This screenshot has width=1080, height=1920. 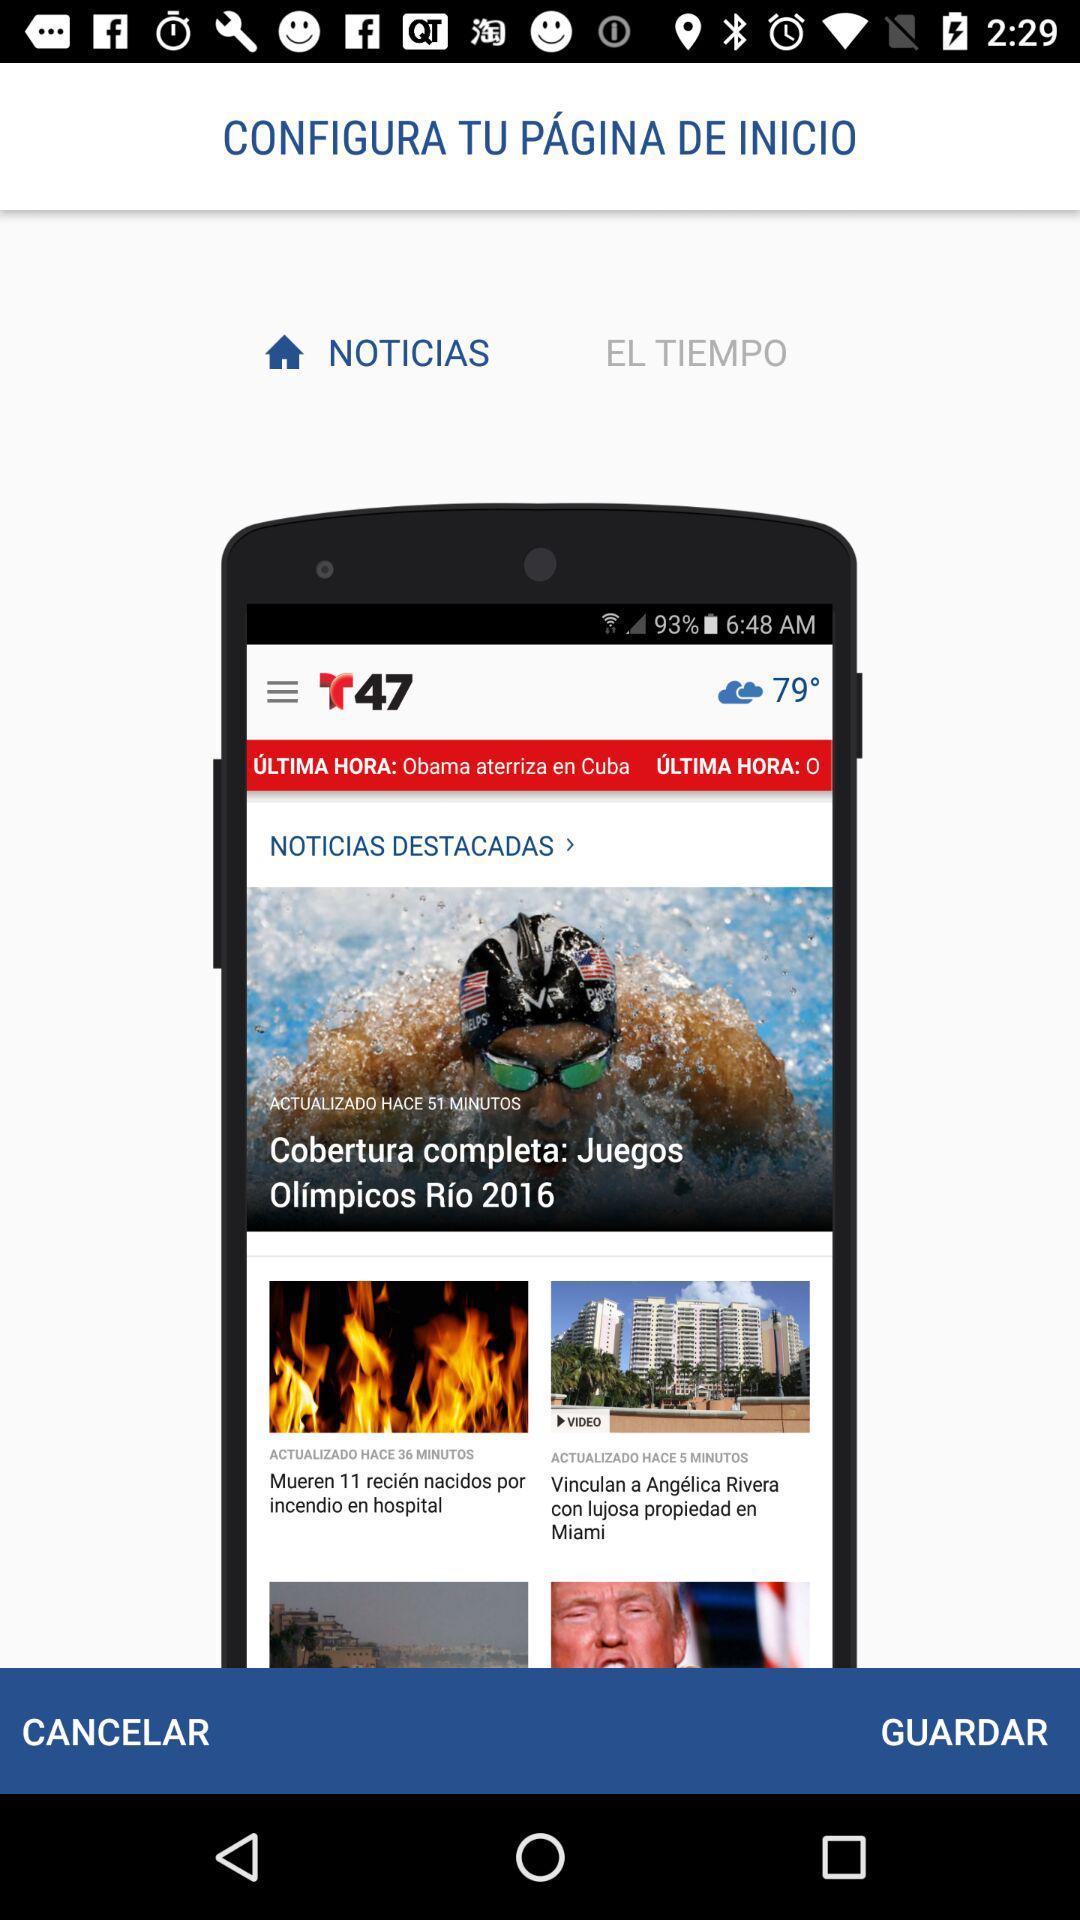 I want to click on the icon to the left of the el tiempo icon, so click(x=403, y=351).